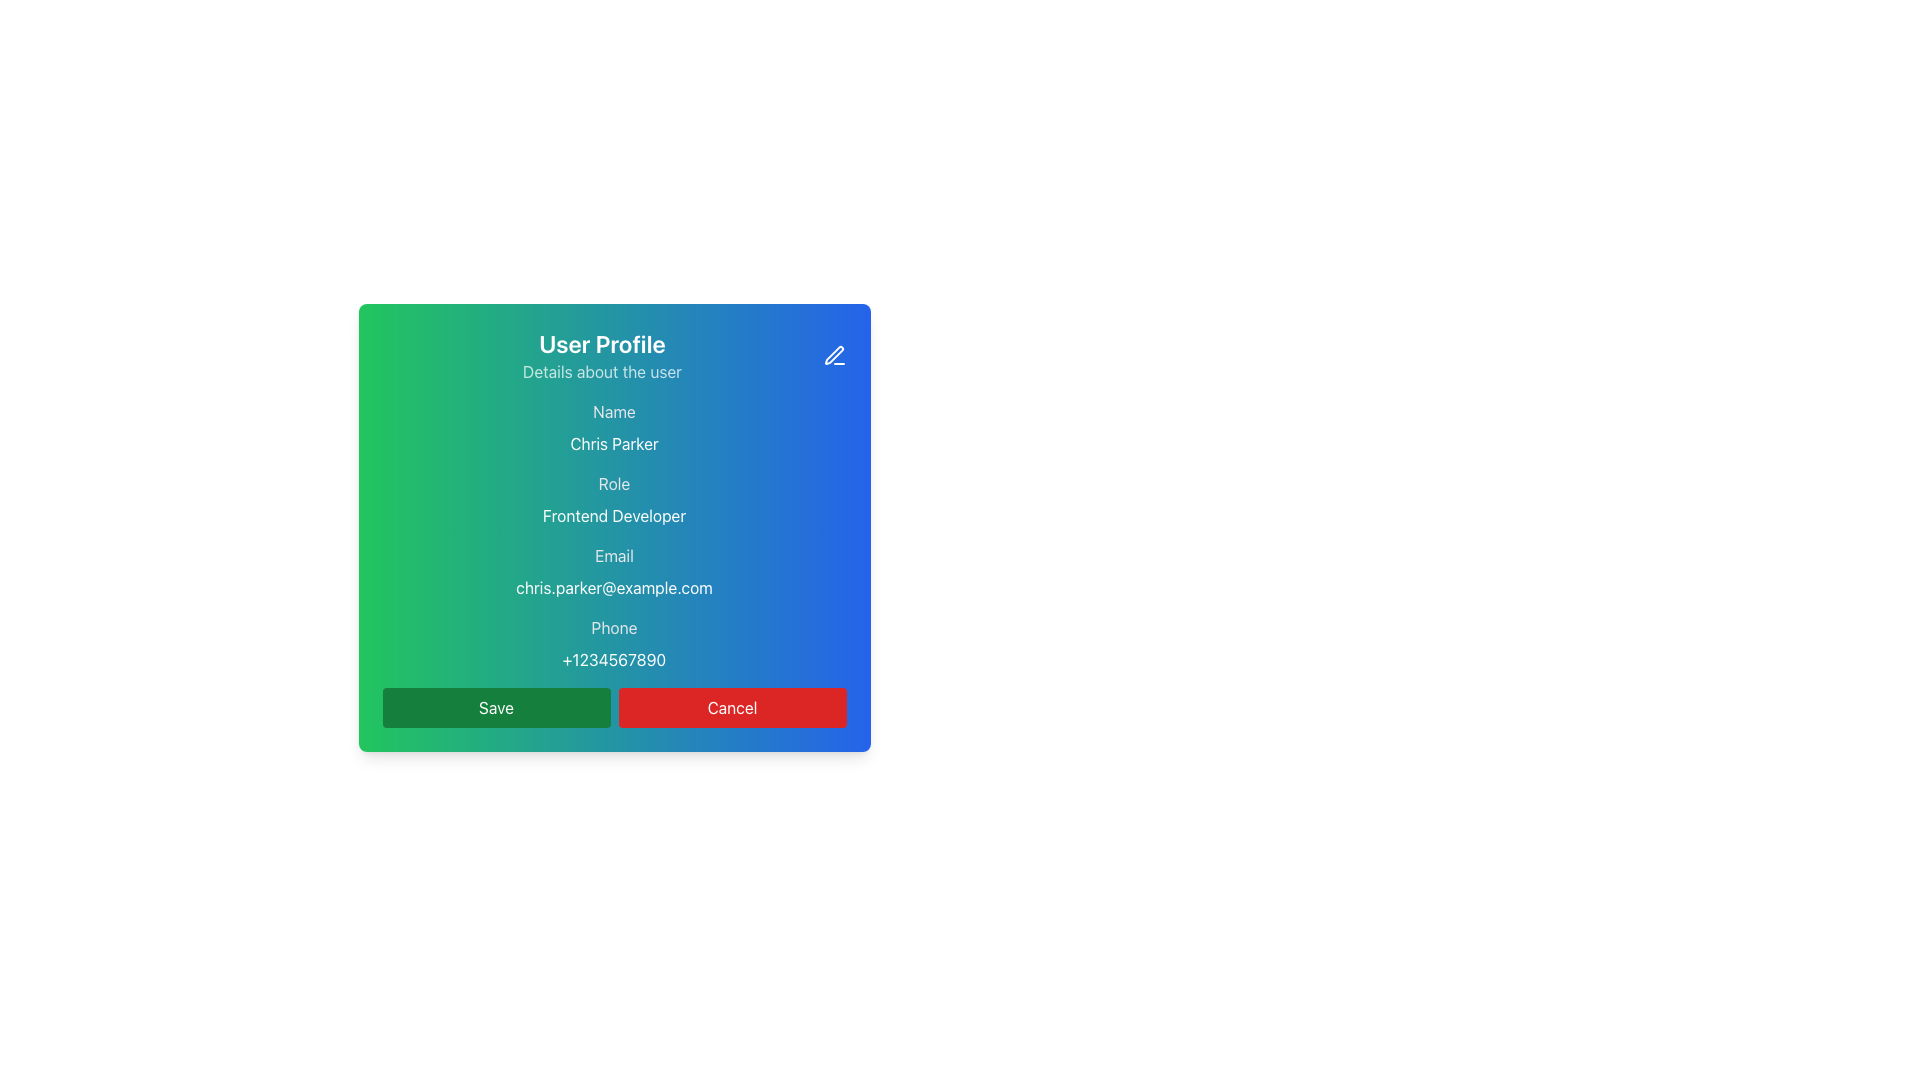  I want to click on the Header Section of the card, which serves as the title and description summarizing the content below, located at the top of the rounded rectangular card layout, so click(613, 354).